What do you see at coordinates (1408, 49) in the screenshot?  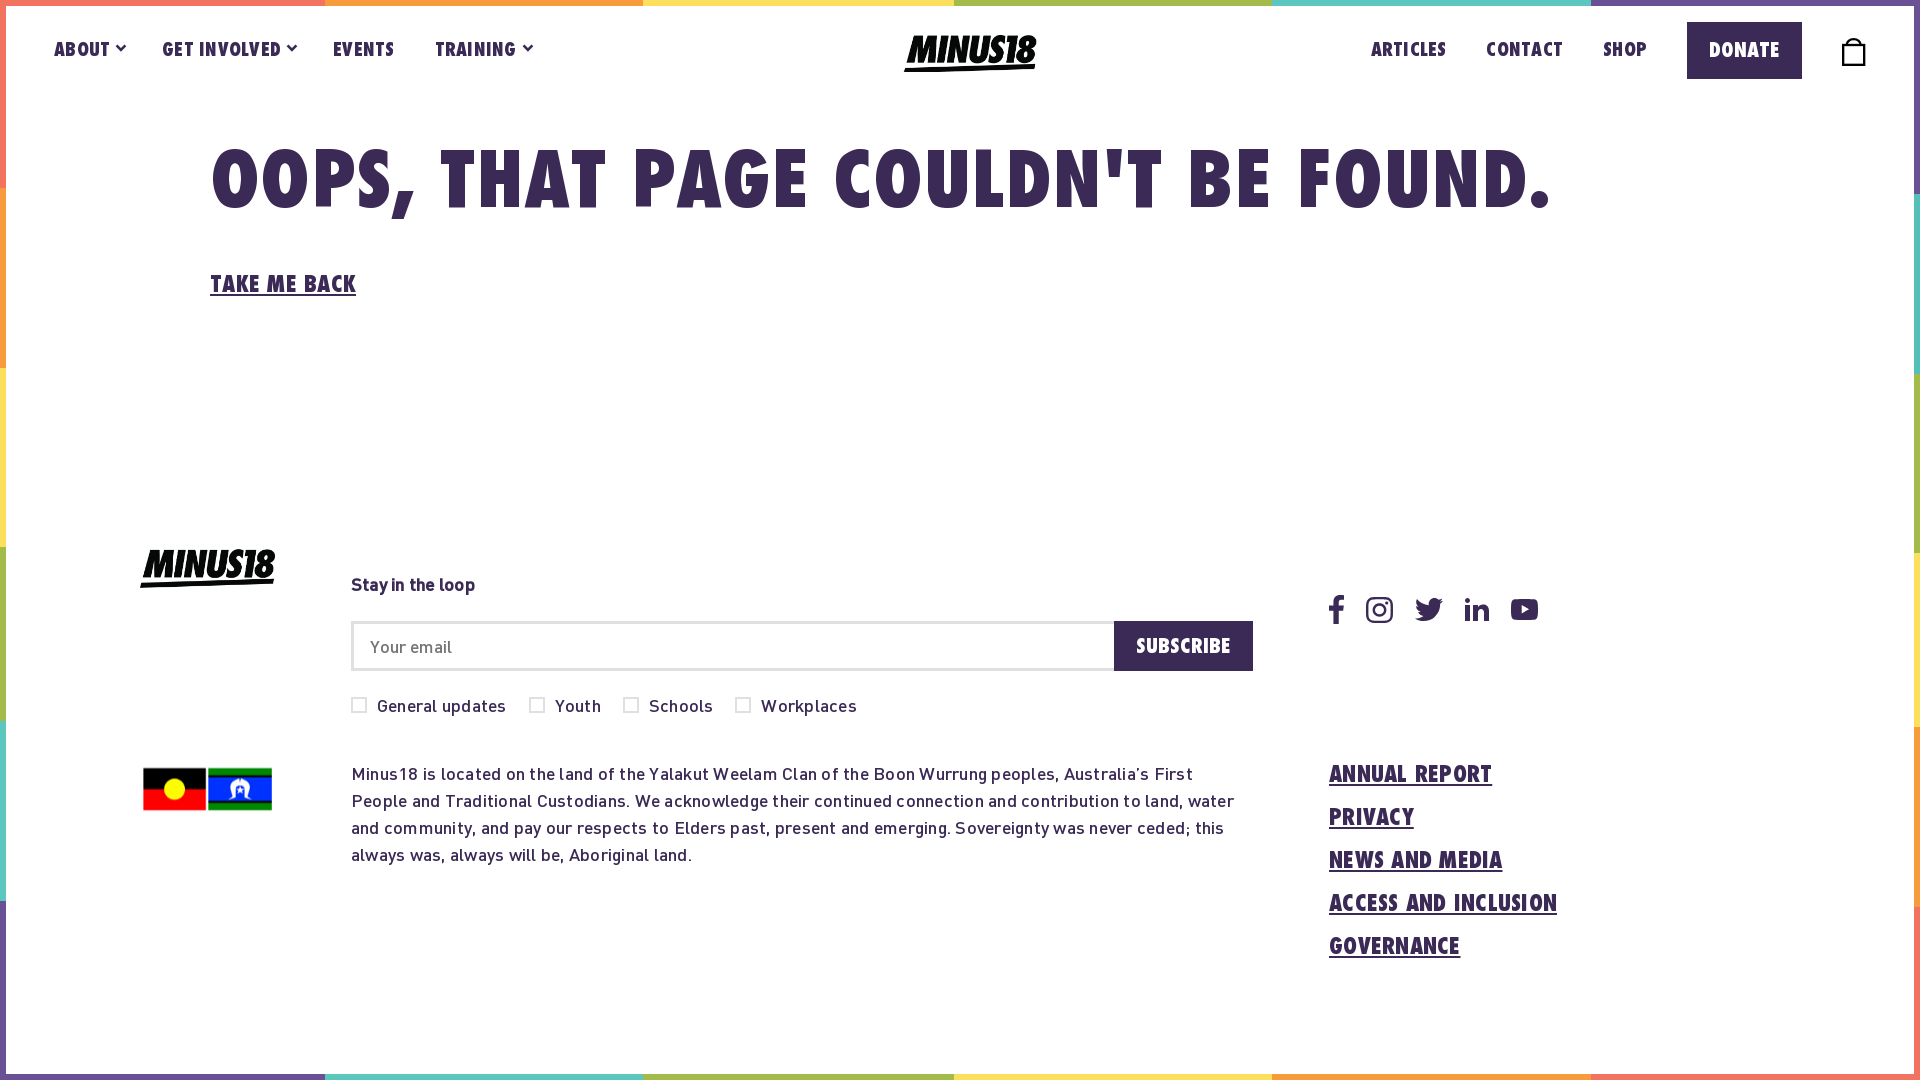 I see `'ARTICLES'` at bounding box center [1408, 49].